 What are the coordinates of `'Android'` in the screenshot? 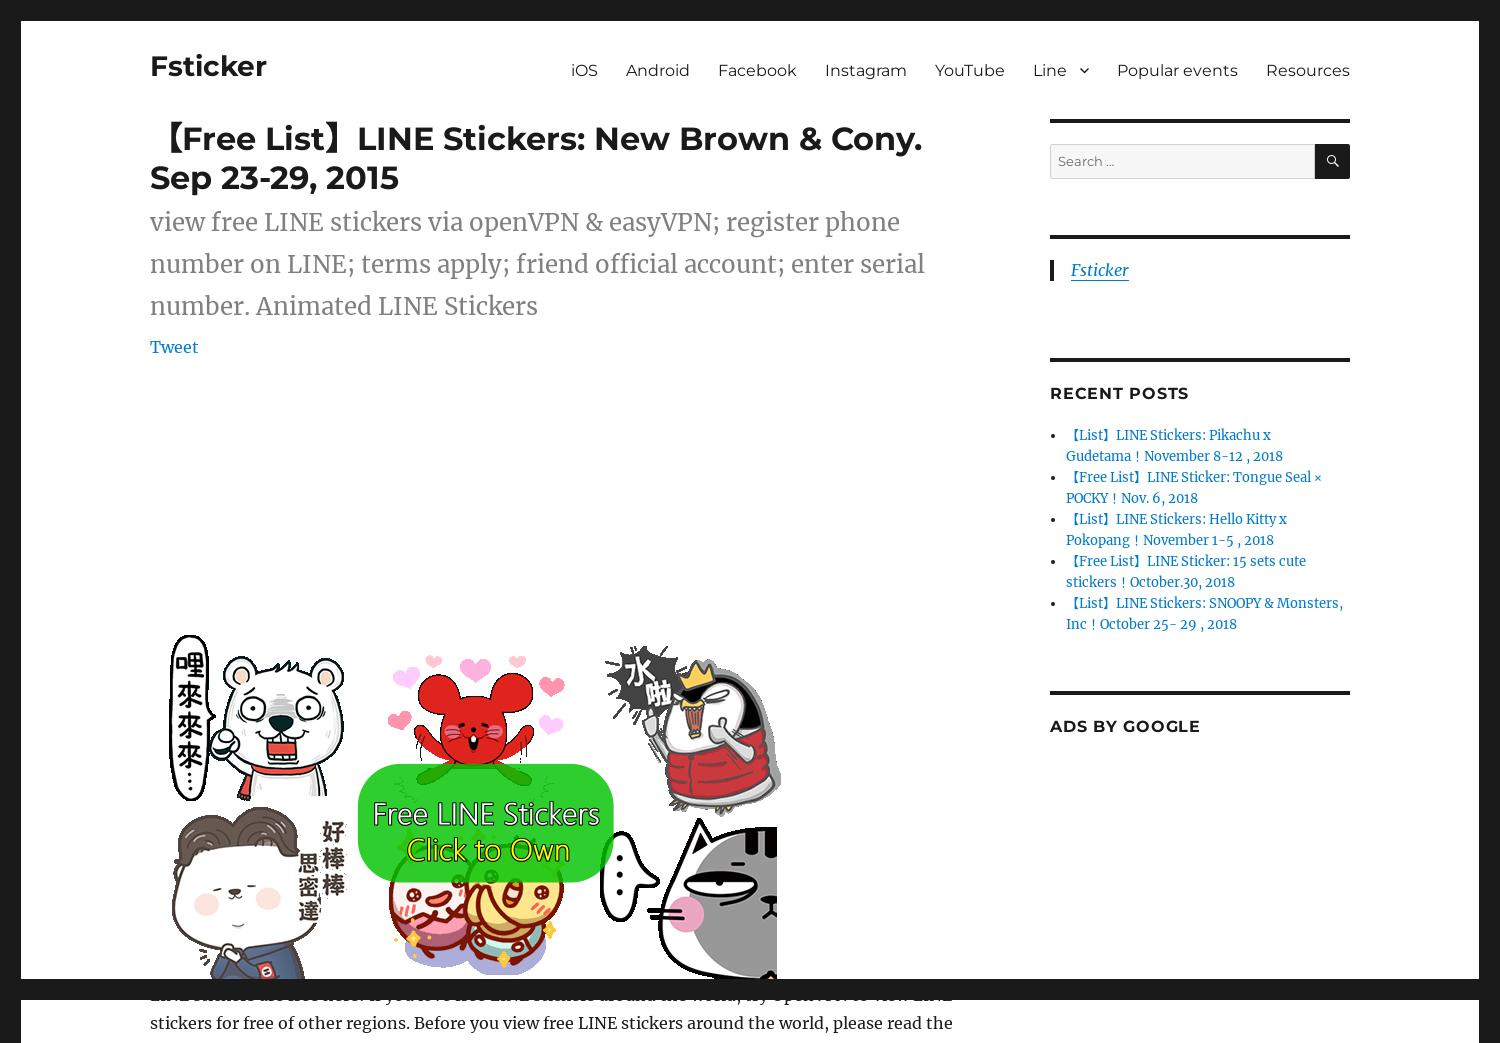 It's located at (658, 68).